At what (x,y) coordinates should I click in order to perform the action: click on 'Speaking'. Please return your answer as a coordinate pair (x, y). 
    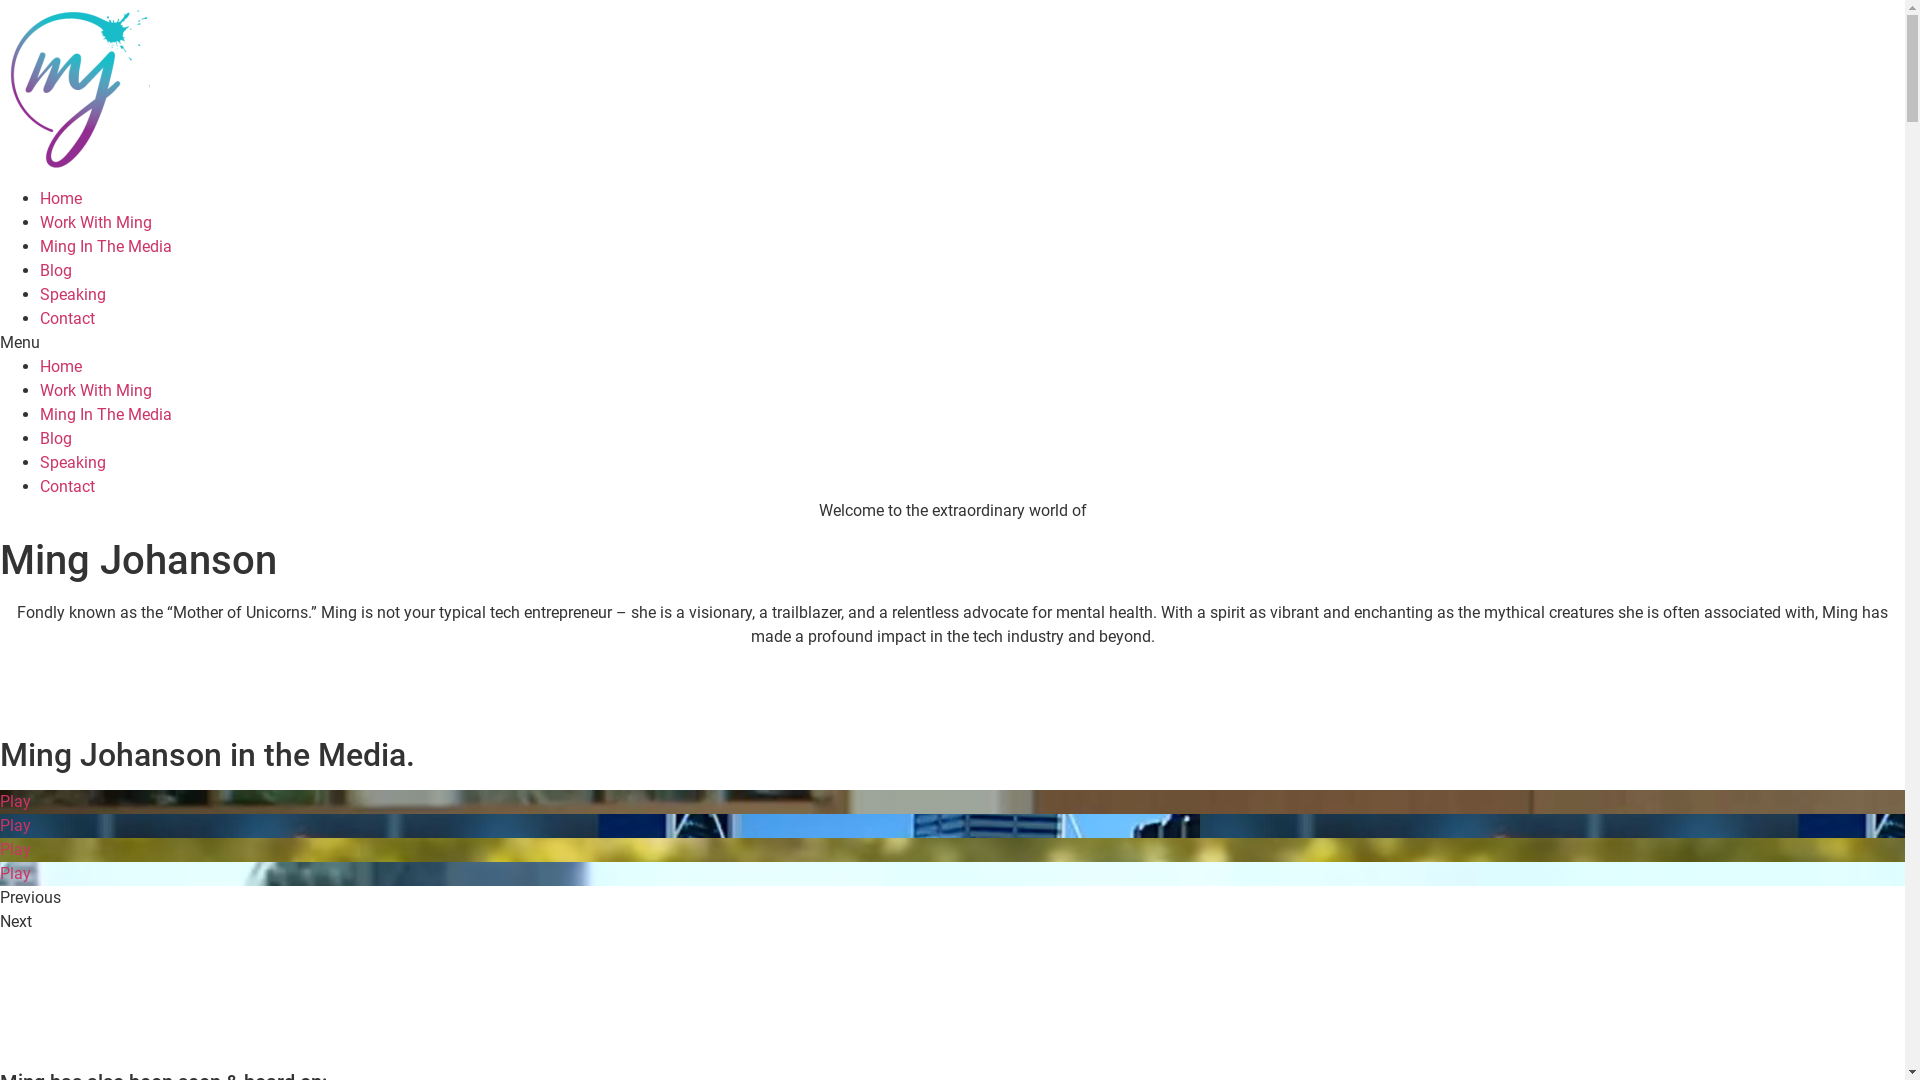
    Looking at the image, I should click on (72, 462).